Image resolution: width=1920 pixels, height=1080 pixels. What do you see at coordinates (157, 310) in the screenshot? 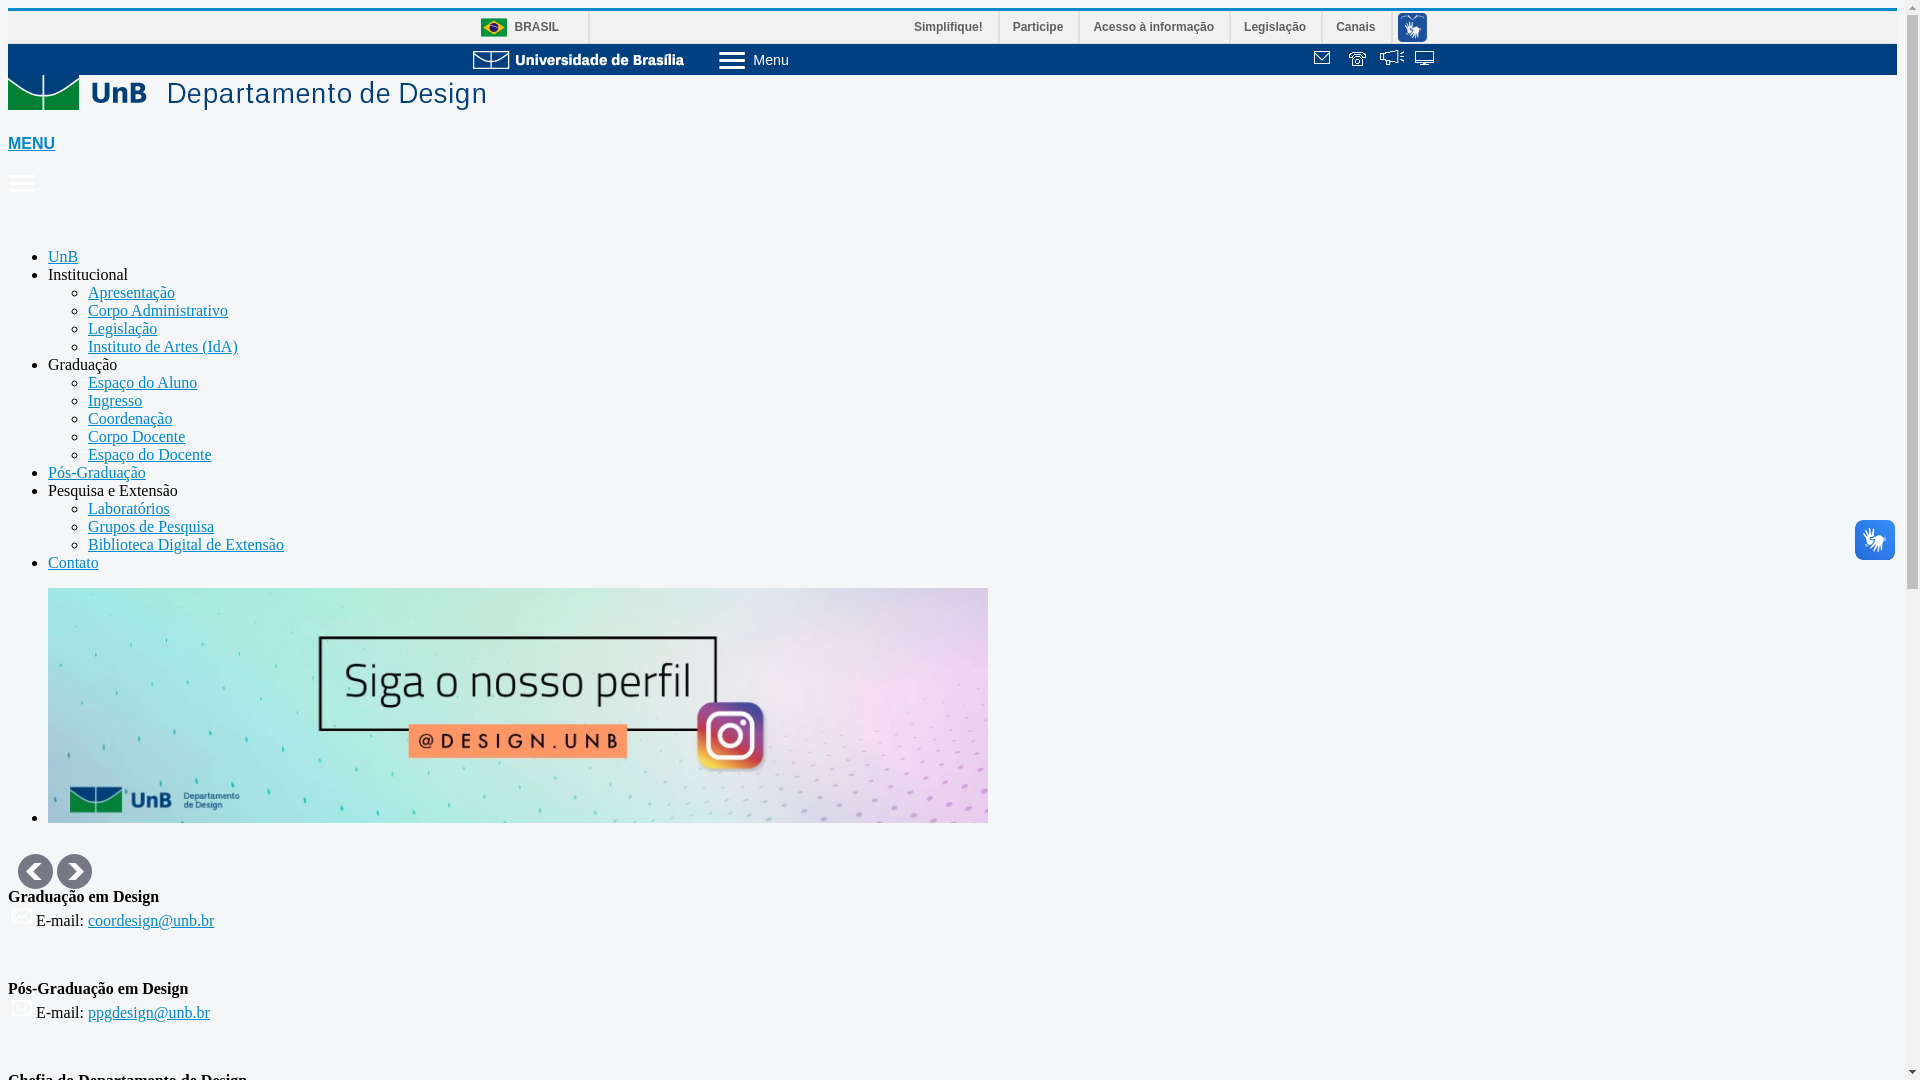
I see `'Corpo Administrativo'` at bounding box center [157, 310].